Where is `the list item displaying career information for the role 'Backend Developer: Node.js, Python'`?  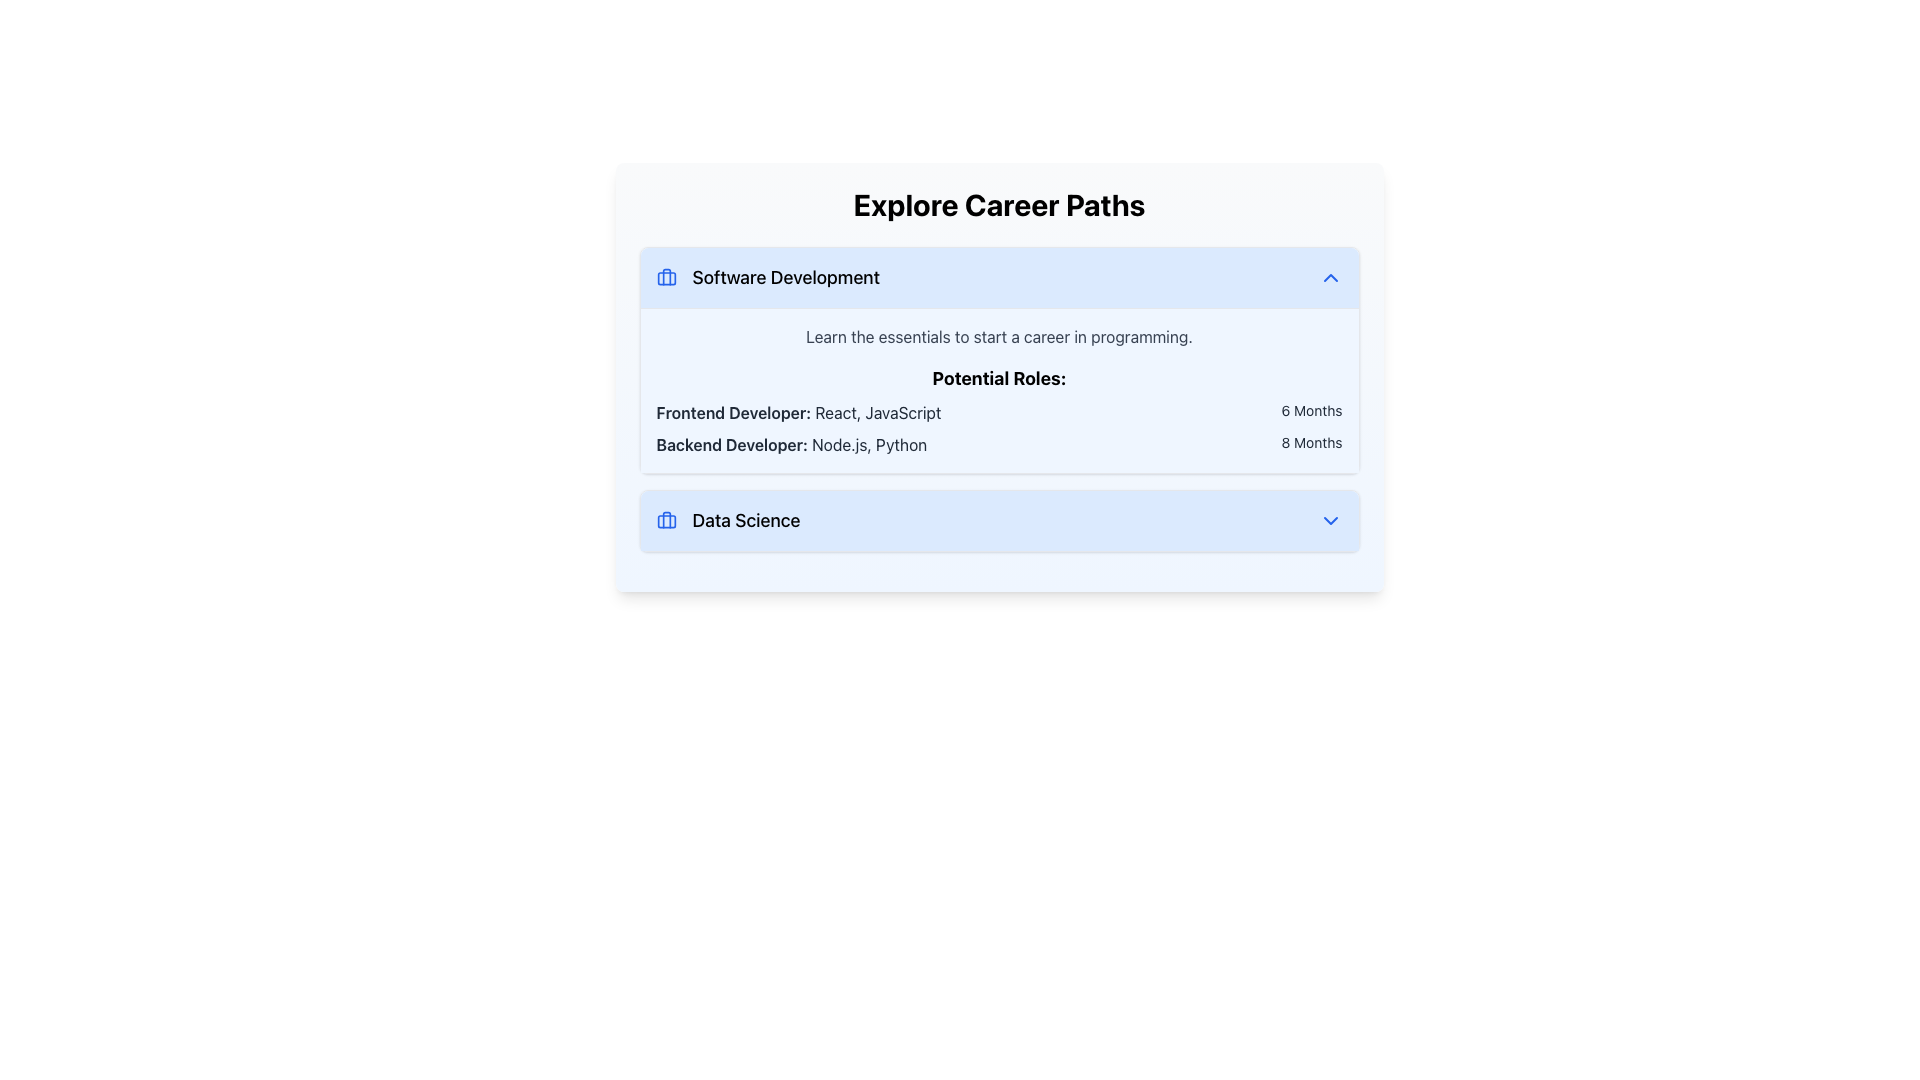
the list item displaying career information for the role 'Backend Developer: Node.js, Python' is located at coordinates (999, 443).